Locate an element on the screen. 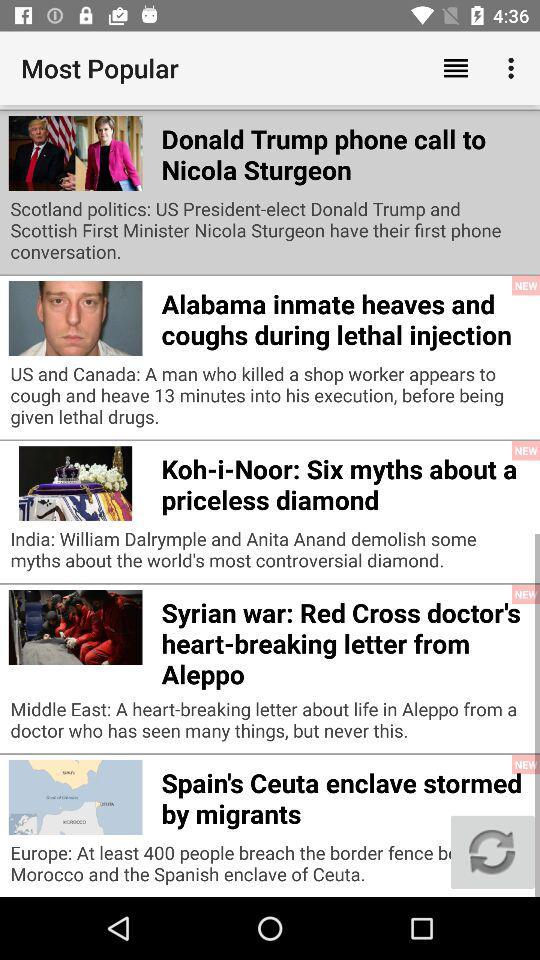  koh i noor icon is located at coordinates (344, 480).